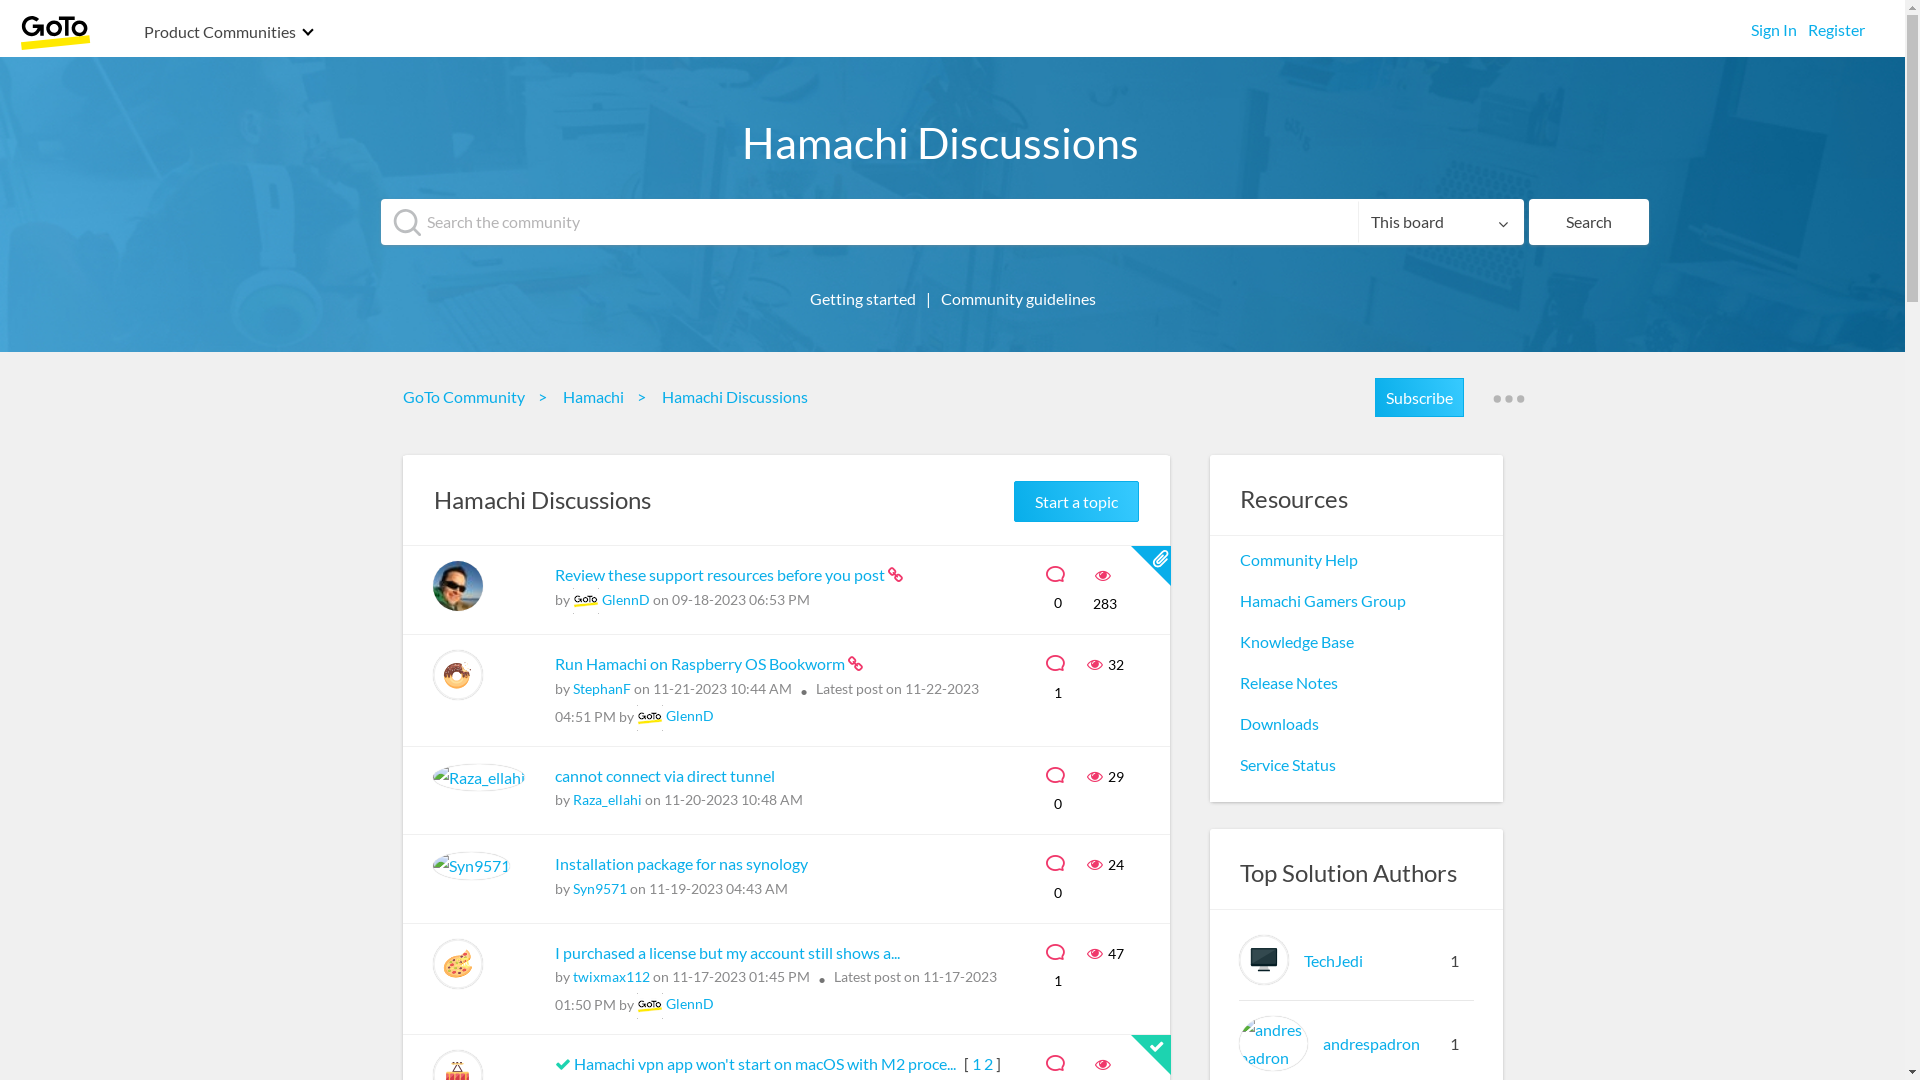  Describe the element at coordinates (680, 862) in the screenshot. I see `'Installation package for nas synology'` at that location.